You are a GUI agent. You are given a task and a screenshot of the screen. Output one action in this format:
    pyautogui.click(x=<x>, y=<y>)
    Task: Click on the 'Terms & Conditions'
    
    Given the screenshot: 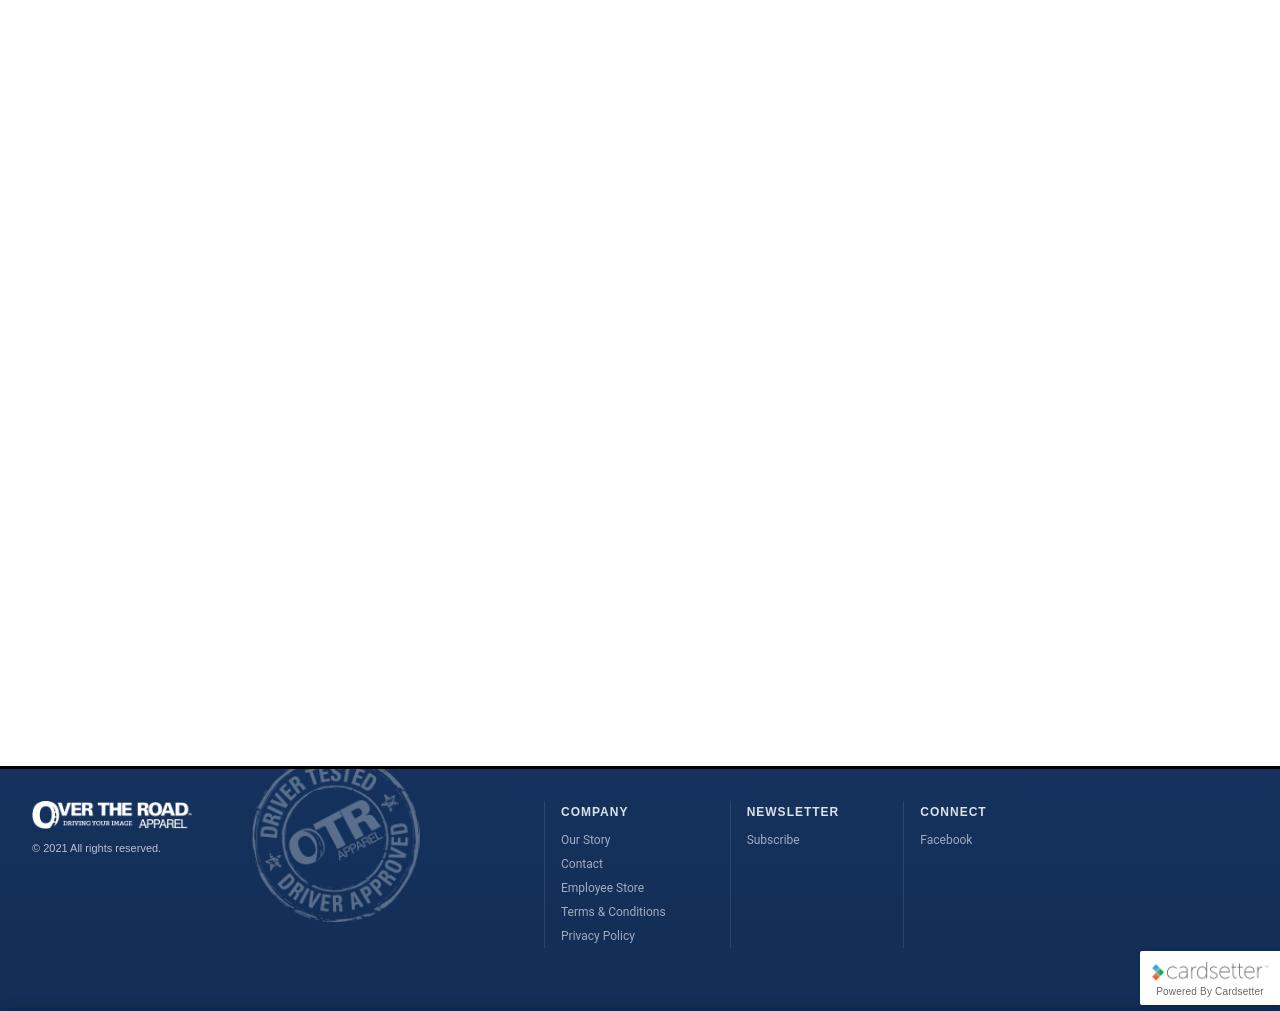 What is the action you would take?
    pyautogui.click(x=611, y=911)
    